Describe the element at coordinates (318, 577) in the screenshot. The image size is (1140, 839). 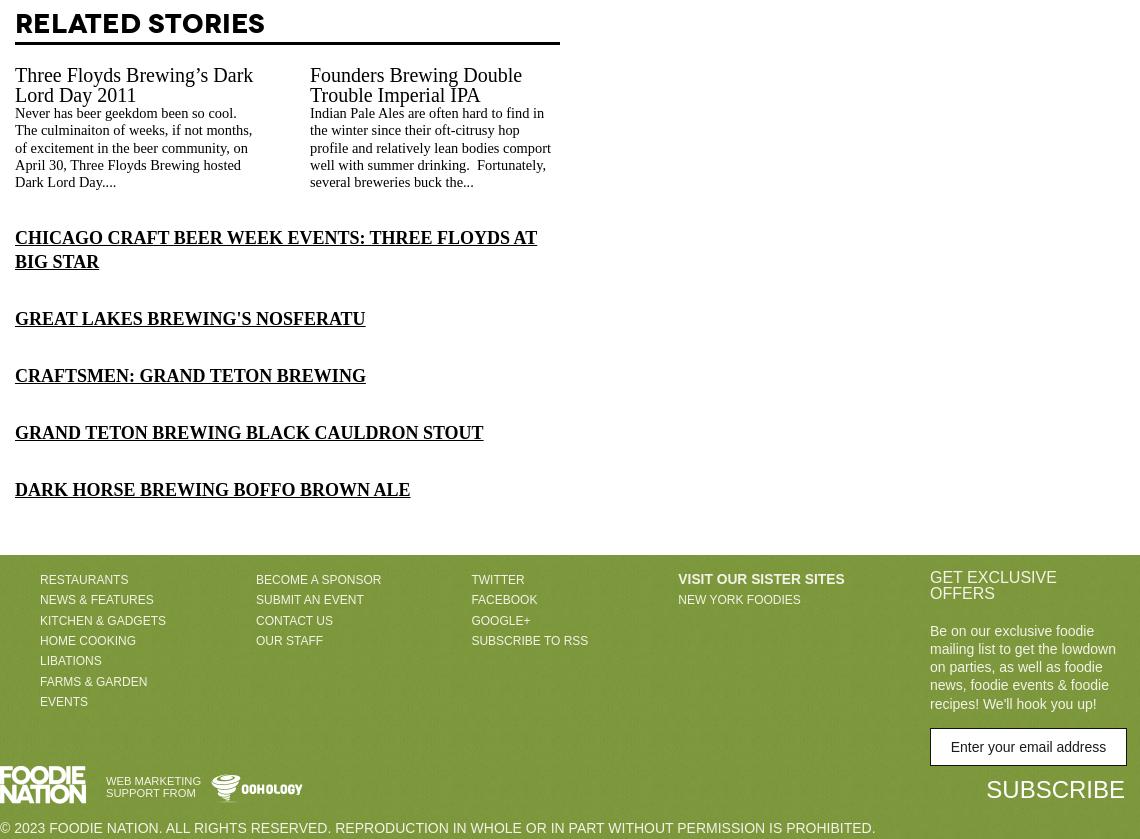
I see `'Become a Sponsor'` at that location.